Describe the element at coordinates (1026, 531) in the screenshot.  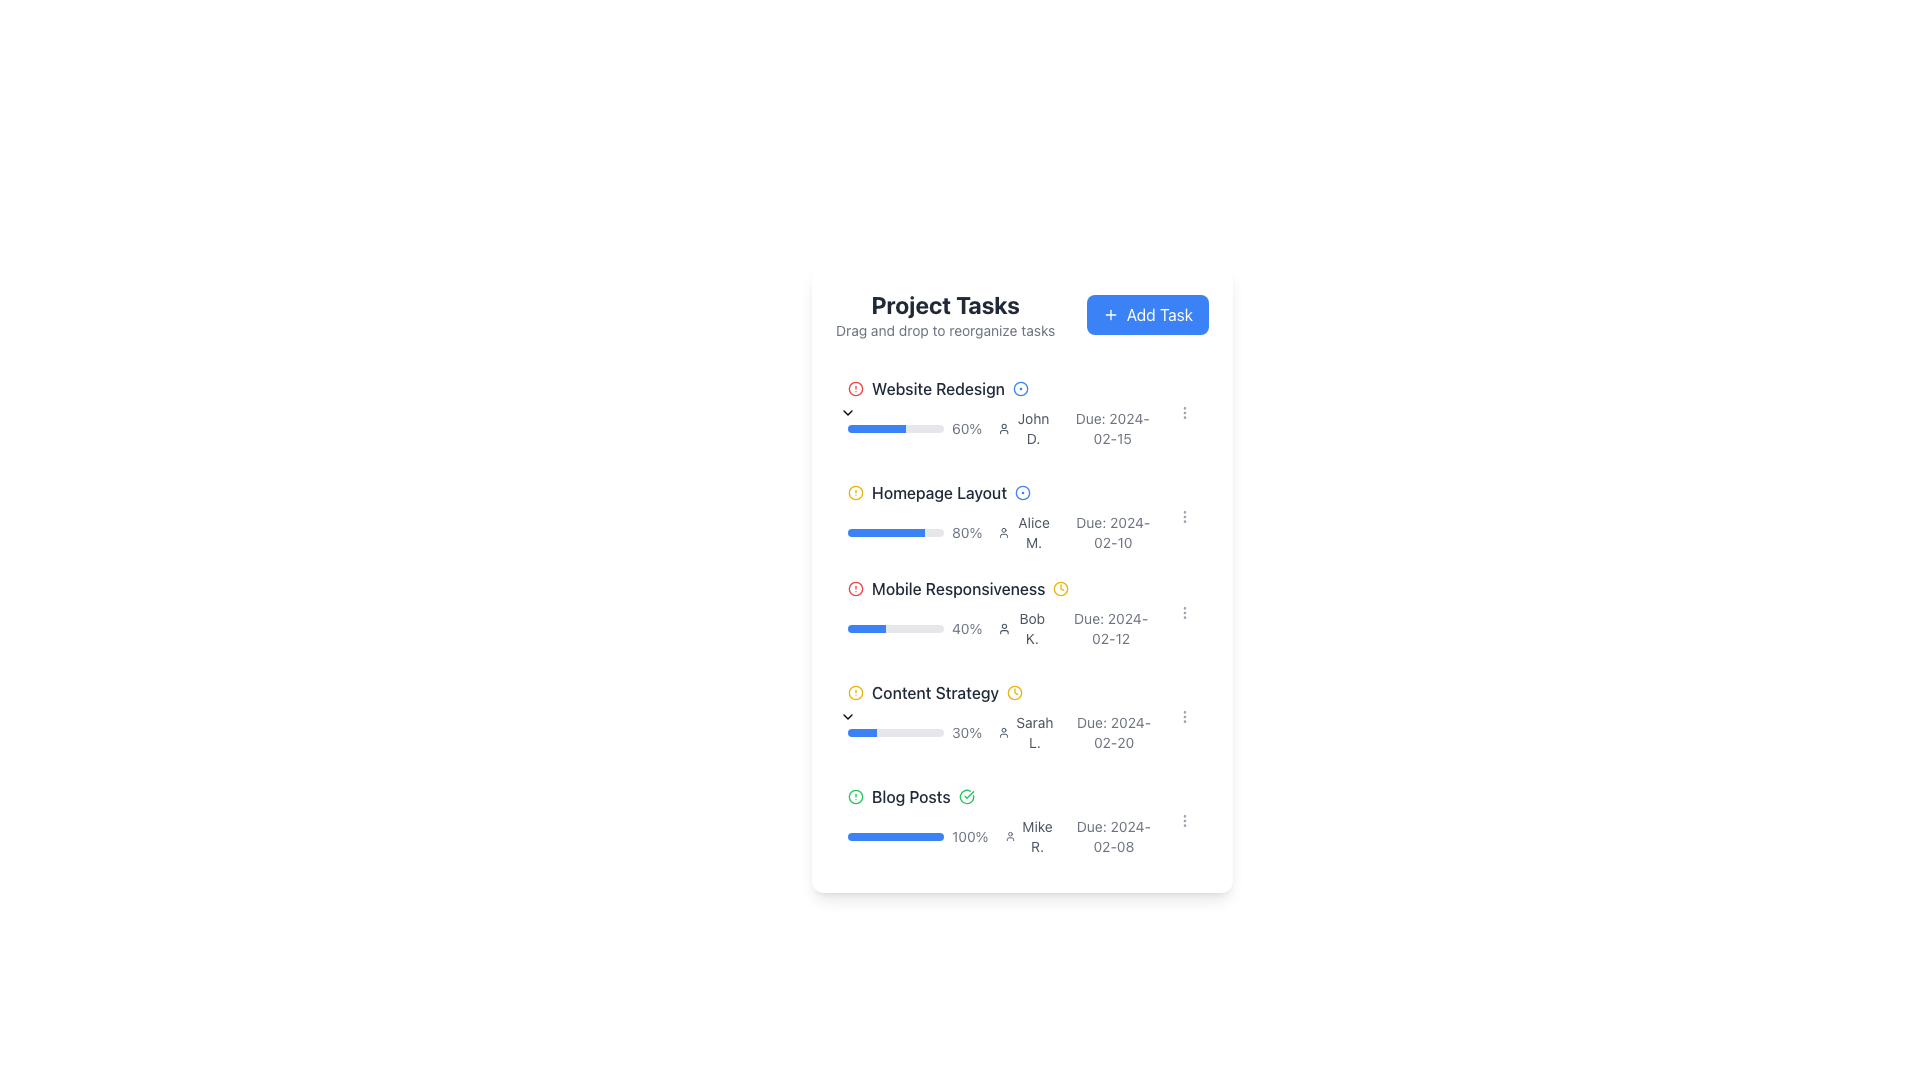
I see `the Label with the text 'Alice M.' and a user profile icon, which is positioned to the right of the progress bar in the task entry titled 'Homepage Layout'` at that location.